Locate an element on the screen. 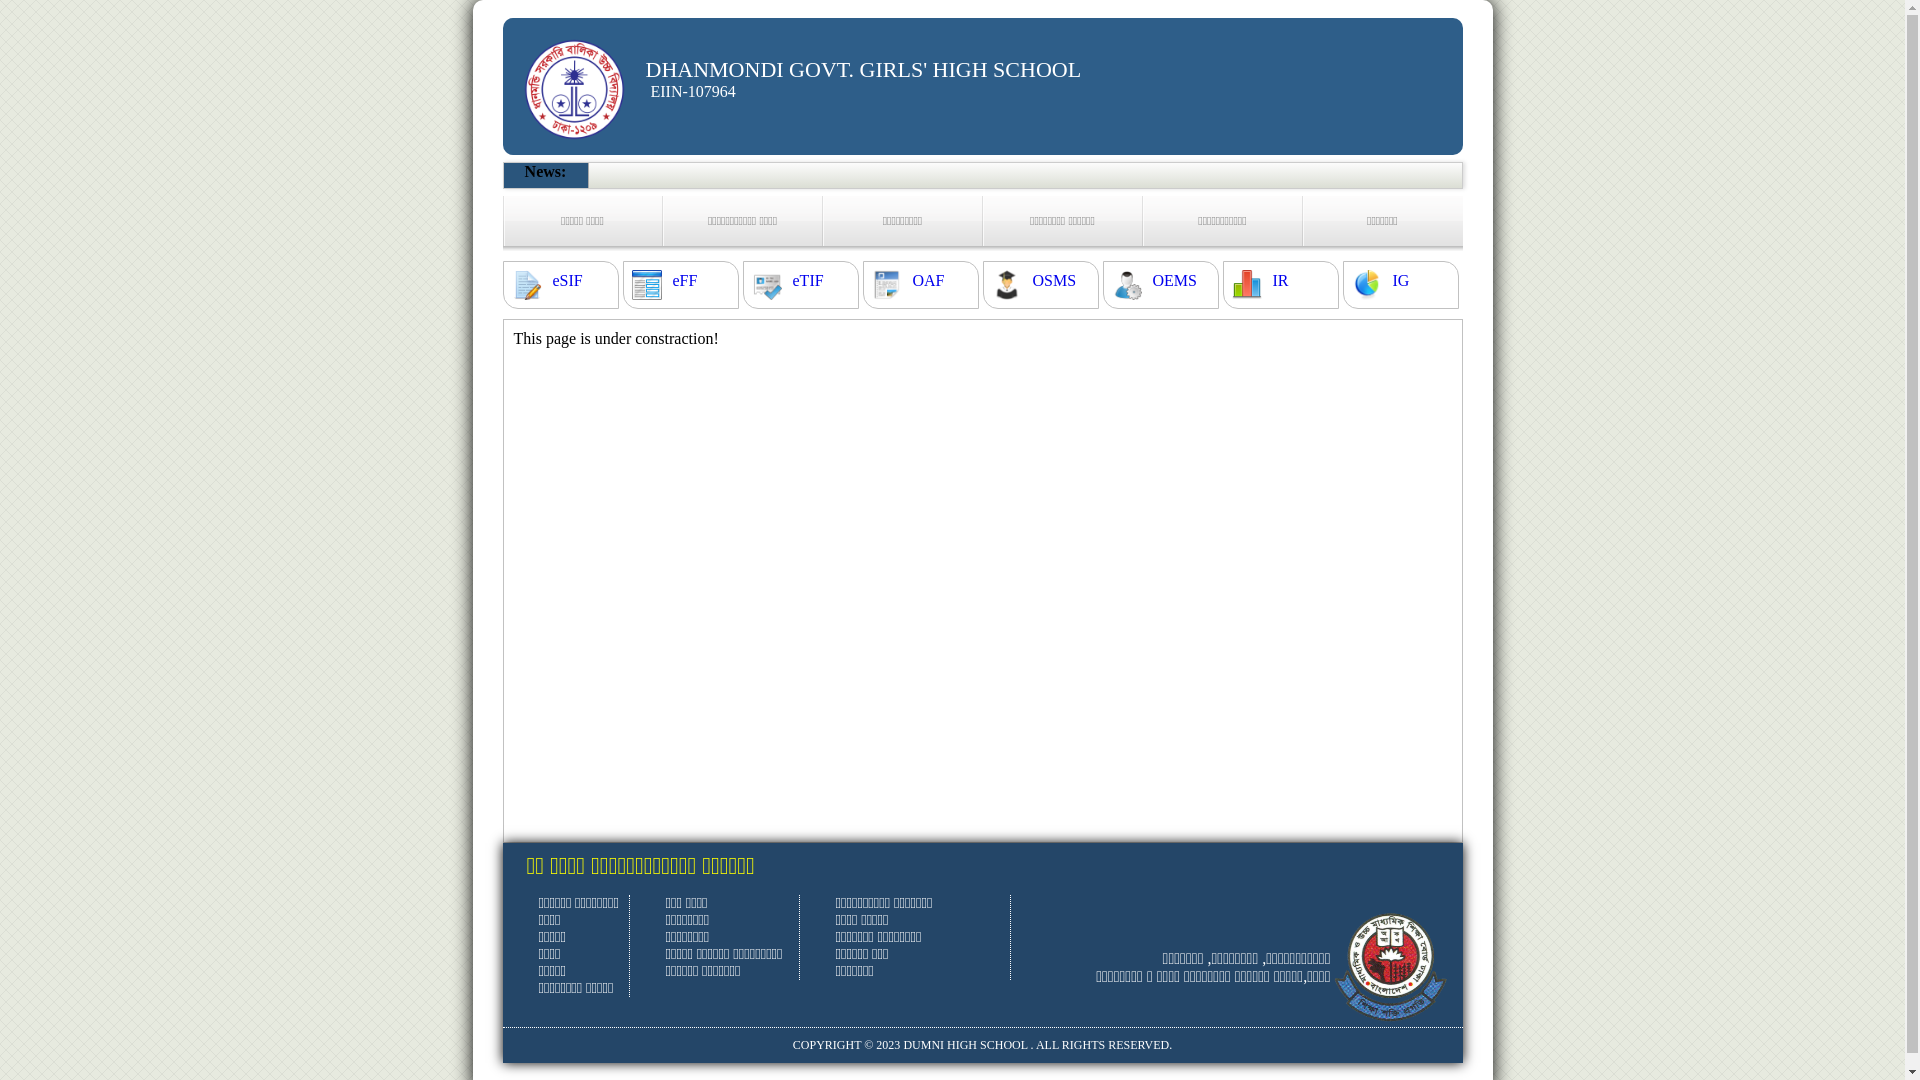 The height and width of the screenshot is (1080, 1920). 'OAF' is located at coordinates (926, 281).